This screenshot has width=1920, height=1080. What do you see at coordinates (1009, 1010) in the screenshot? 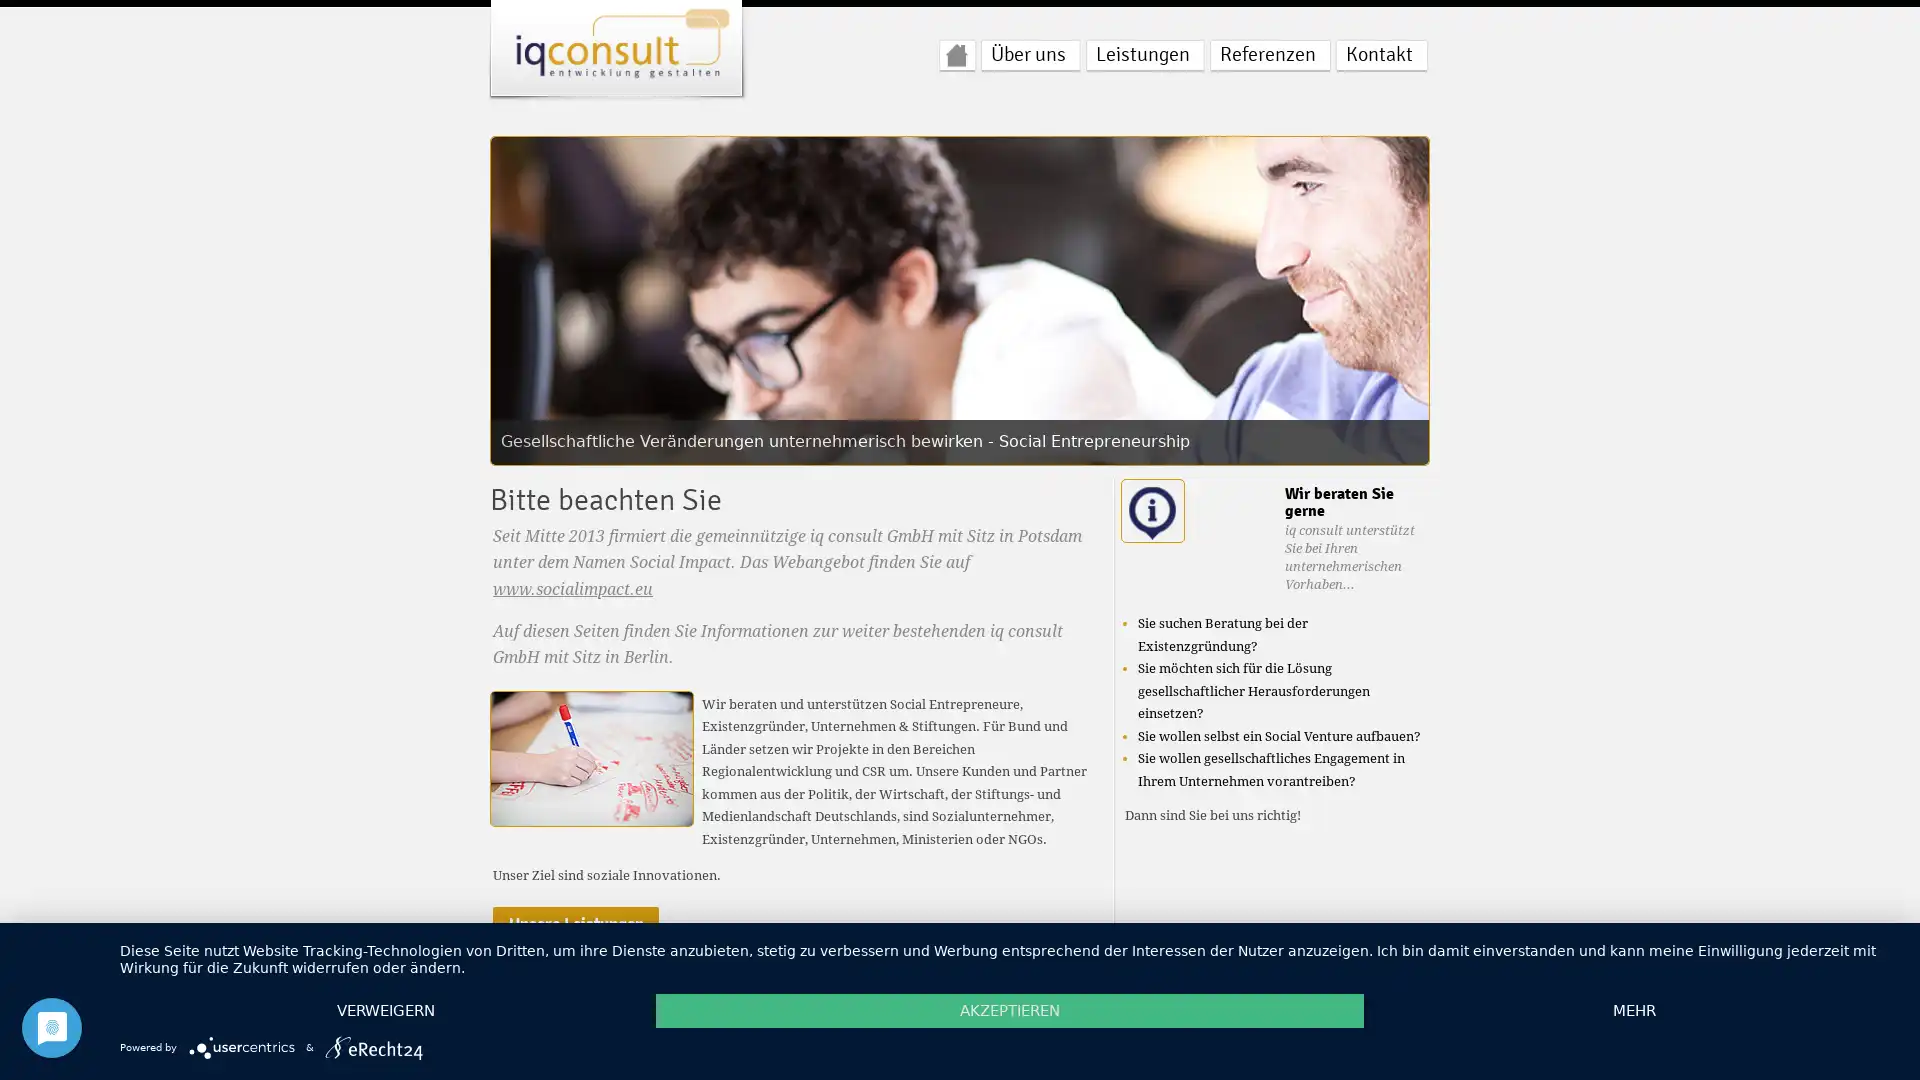
I see `AKZEPTIEREN` at bounding box center [1009, 1010].